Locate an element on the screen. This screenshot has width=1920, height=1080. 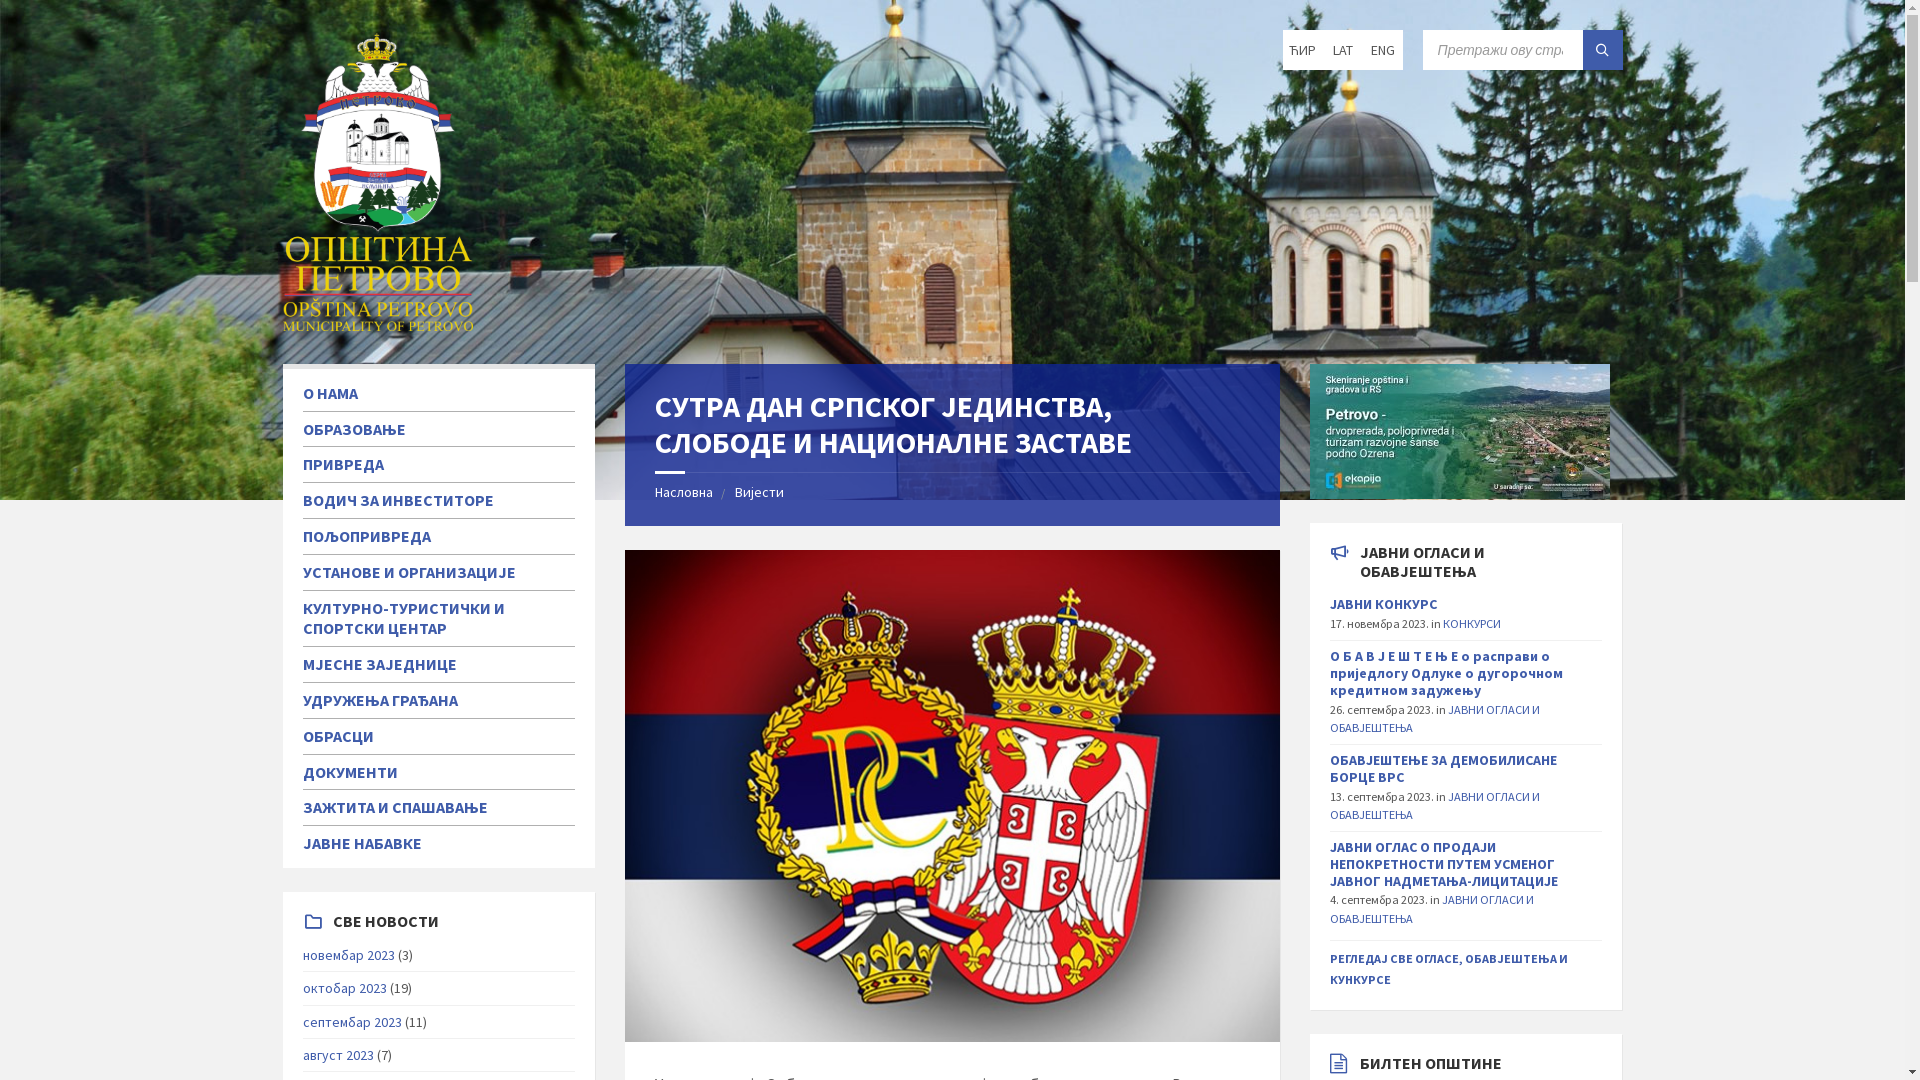
'ENG' is located at coordinates (1381, 49).